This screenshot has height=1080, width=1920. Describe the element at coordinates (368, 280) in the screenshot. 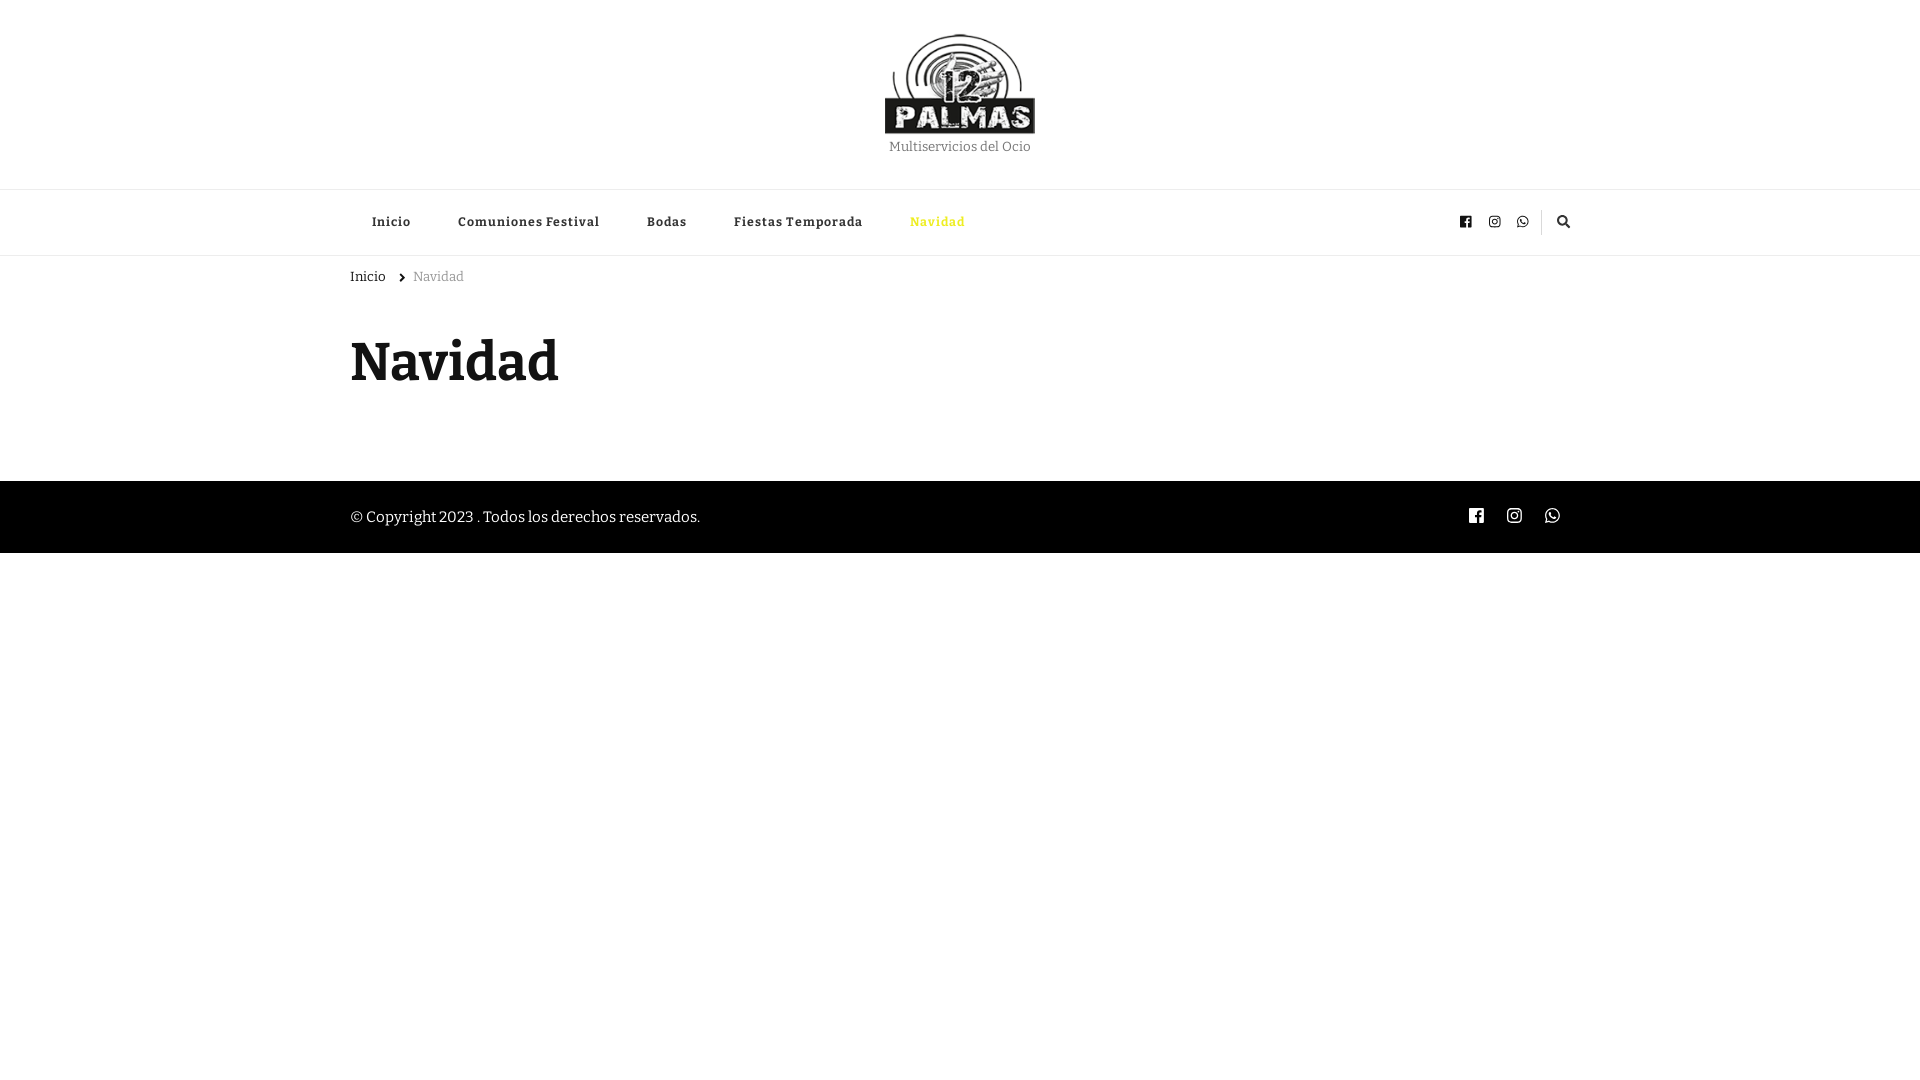

I see `'Inicio'` at that location.